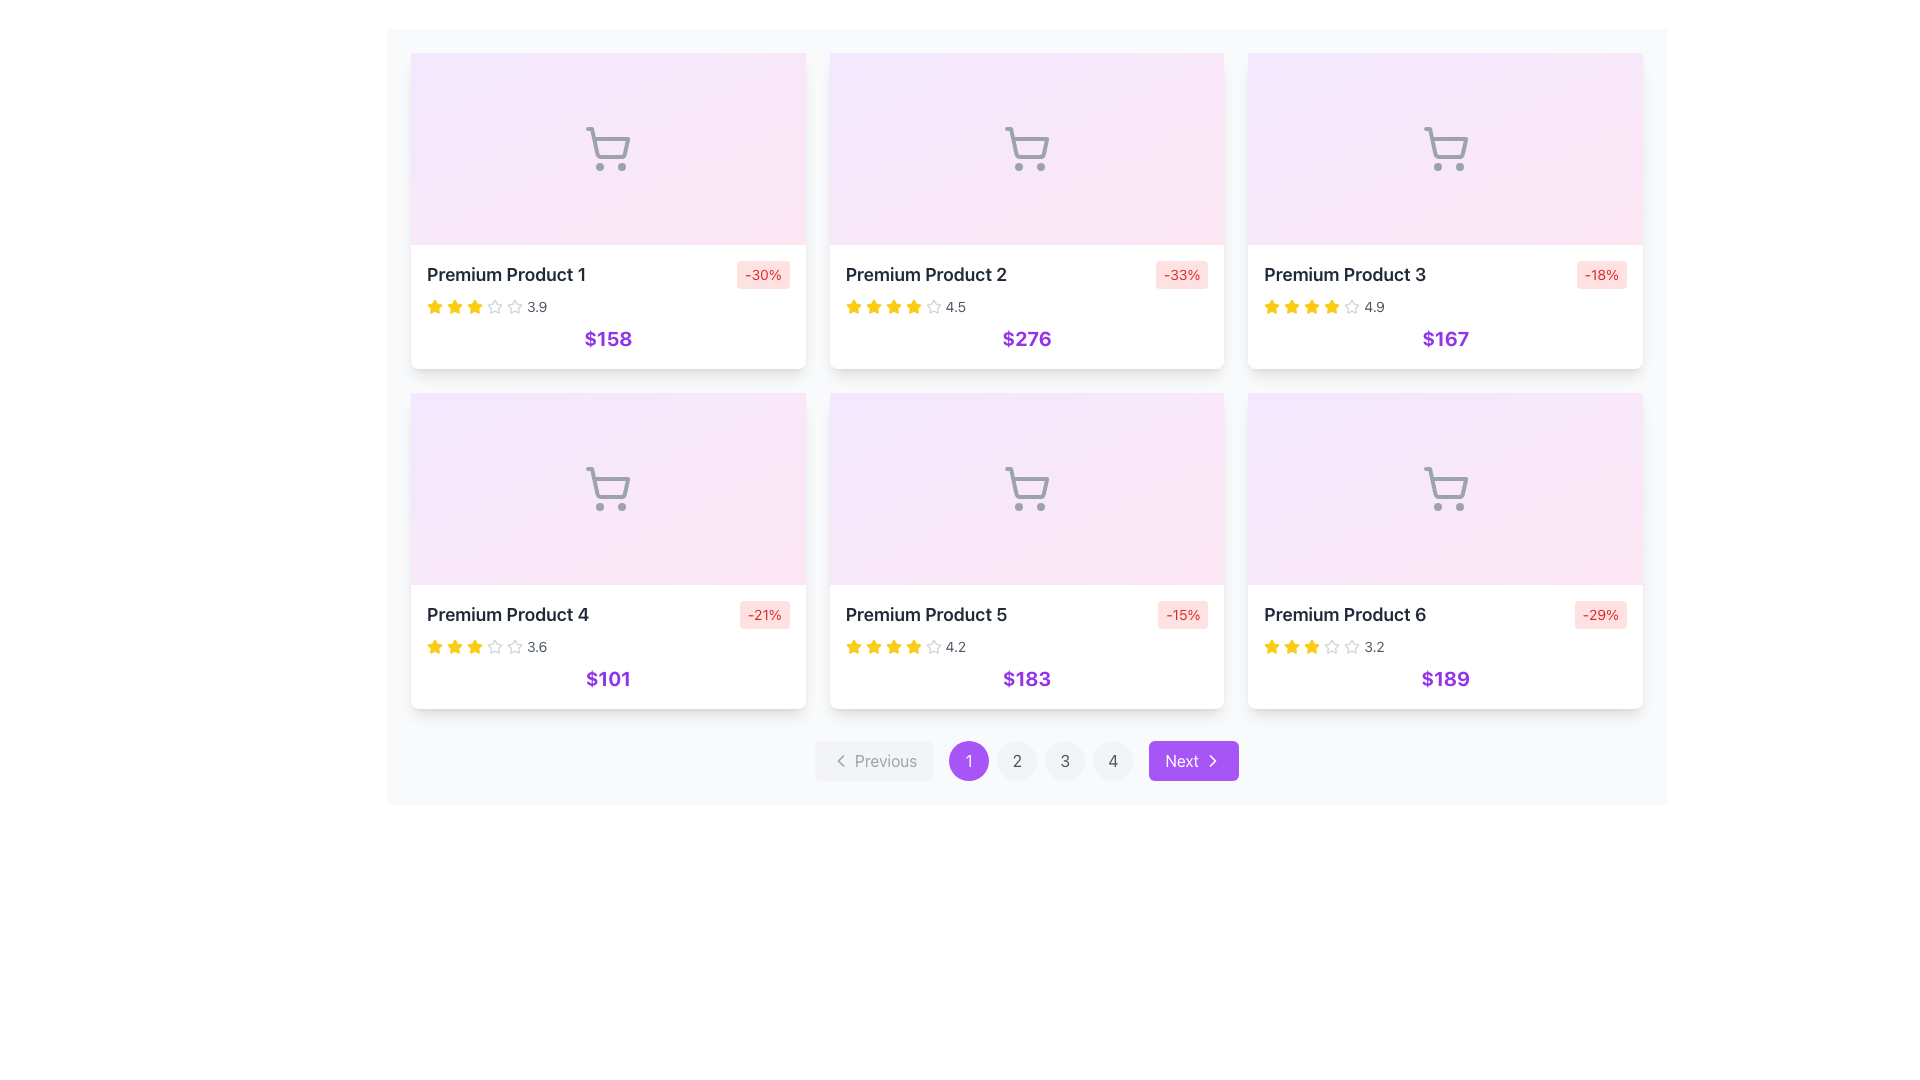 The image size is (1920, 1080). What do you see at coordinates (1312, 647) in the screenshot?
I see `the fourth star icon in the rating bar for the 'Premium Product 6' located at the bottom of the product tile` at bounding box center [1312, 647].